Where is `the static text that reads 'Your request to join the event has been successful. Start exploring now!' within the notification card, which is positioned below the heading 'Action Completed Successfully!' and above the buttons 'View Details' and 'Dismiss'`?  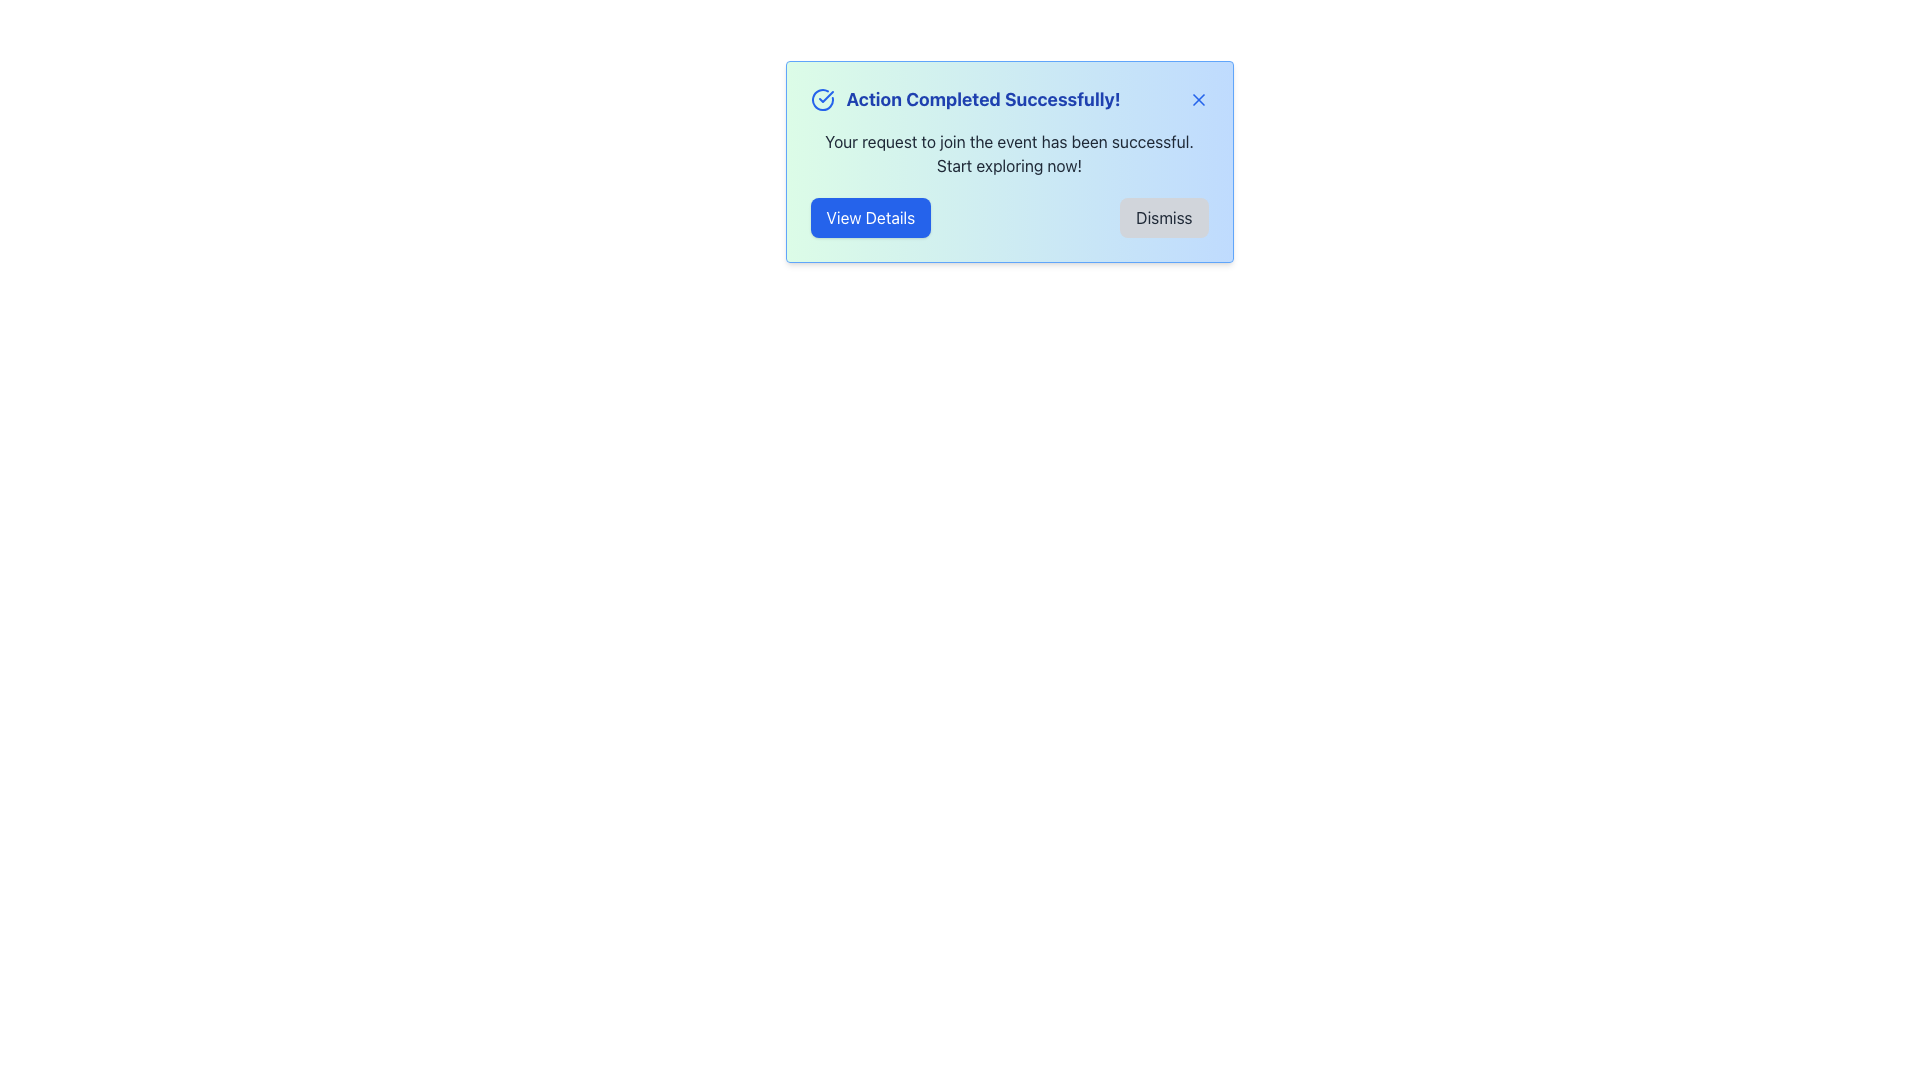 the static text that reads 'Your request to join the event has been successful. Start exploring now!' within the notification card, which is positioned below the heading 'Action Completed Successfully!' and above the buttons 'View Details' and 'Dismiss' is located at coordinates (1009, 153).